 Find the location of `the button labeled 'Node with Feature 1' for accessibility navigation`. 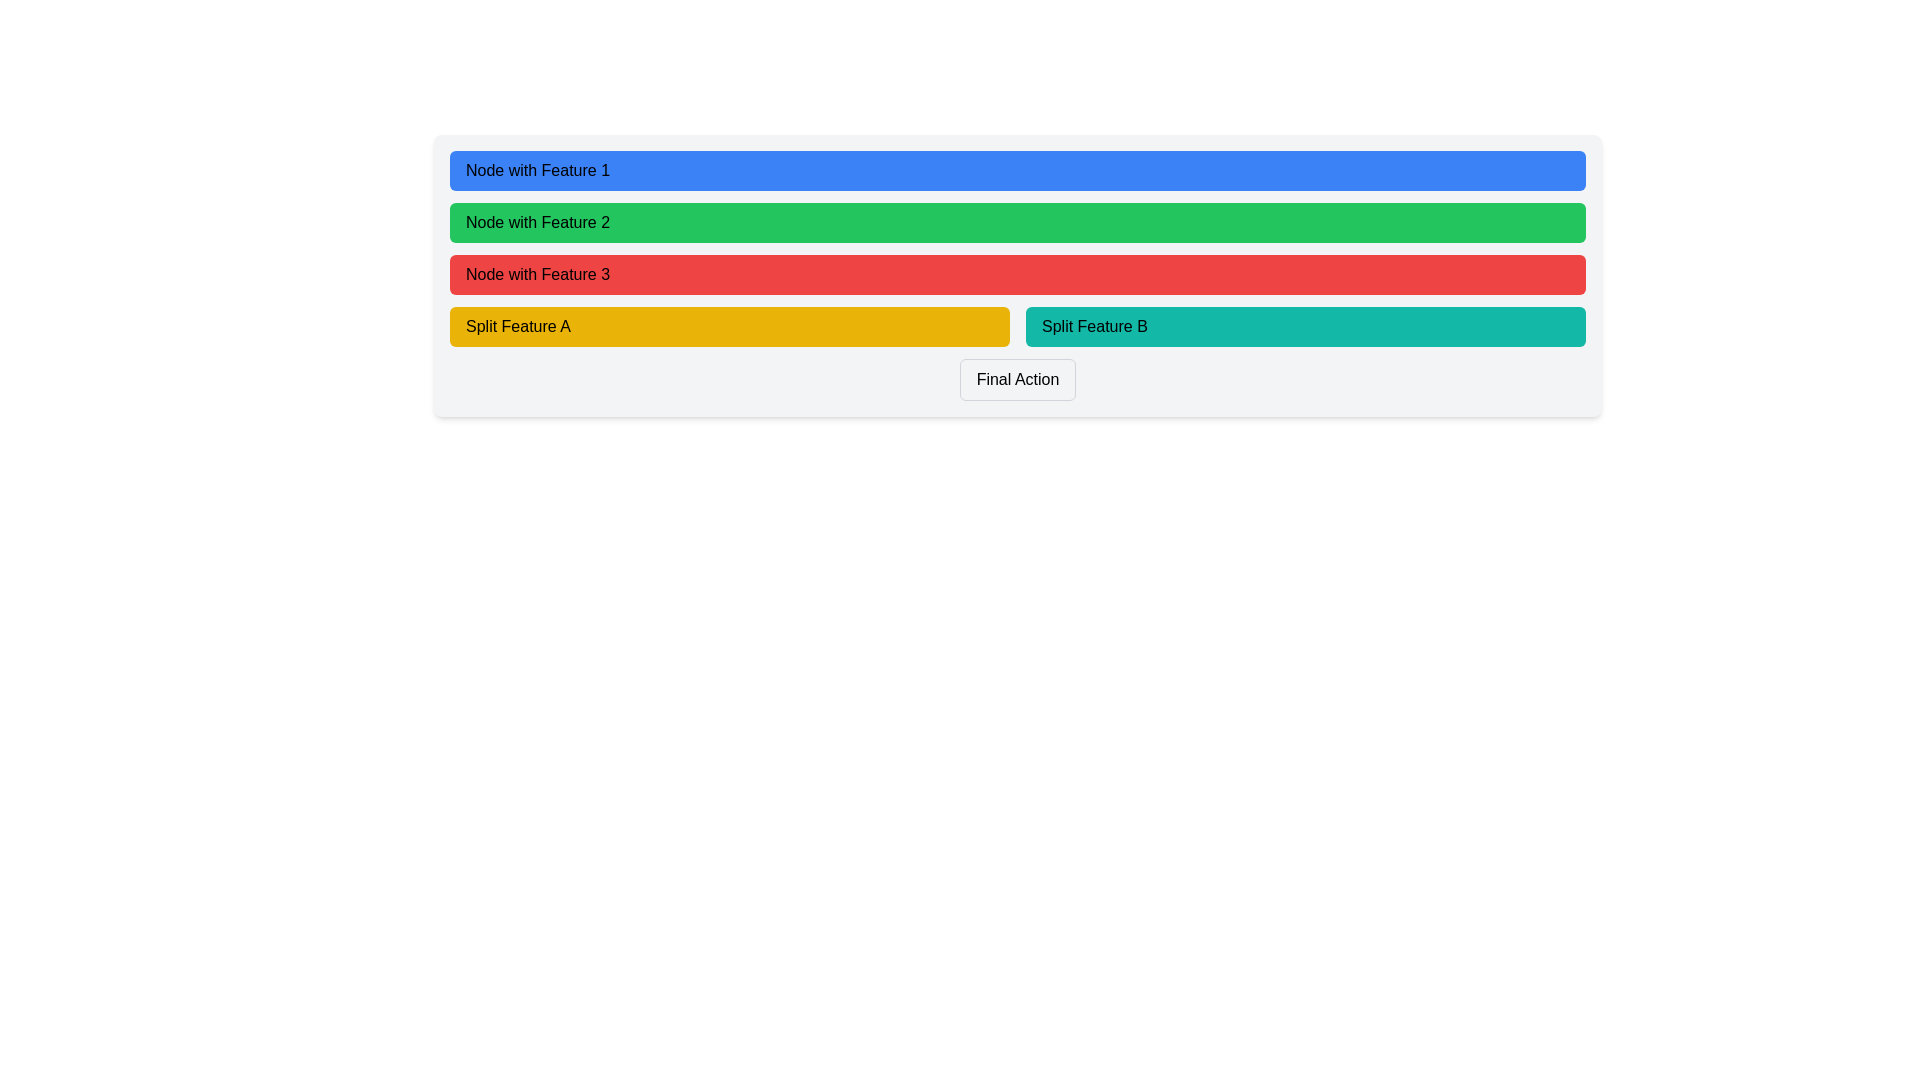

the button labeled 'Node with Feature 1' for accessibility navigation is located at coordinates (1017, 169).